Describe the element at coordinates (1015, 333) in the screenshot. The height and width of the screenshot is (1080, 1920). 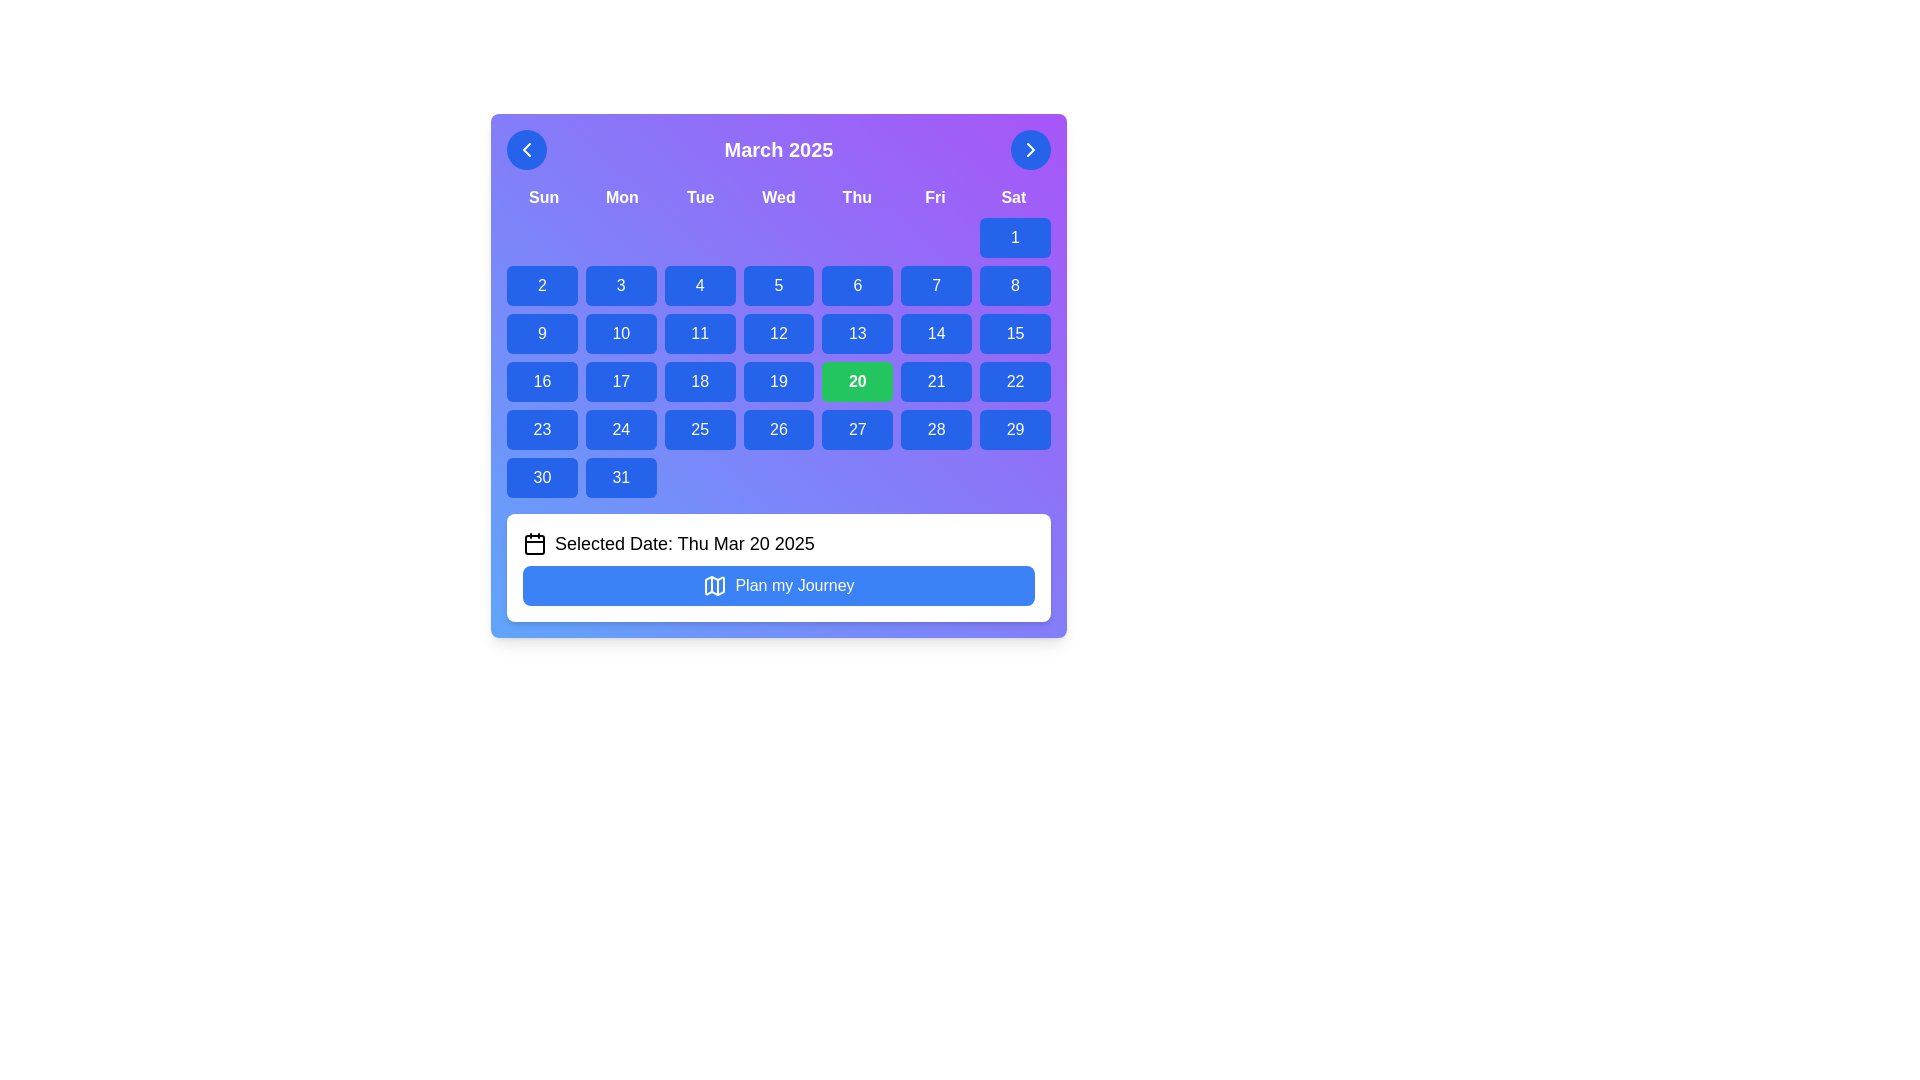
I see `the rounded rectangular button displaying the number '15' in white text on a blue background` at that location.